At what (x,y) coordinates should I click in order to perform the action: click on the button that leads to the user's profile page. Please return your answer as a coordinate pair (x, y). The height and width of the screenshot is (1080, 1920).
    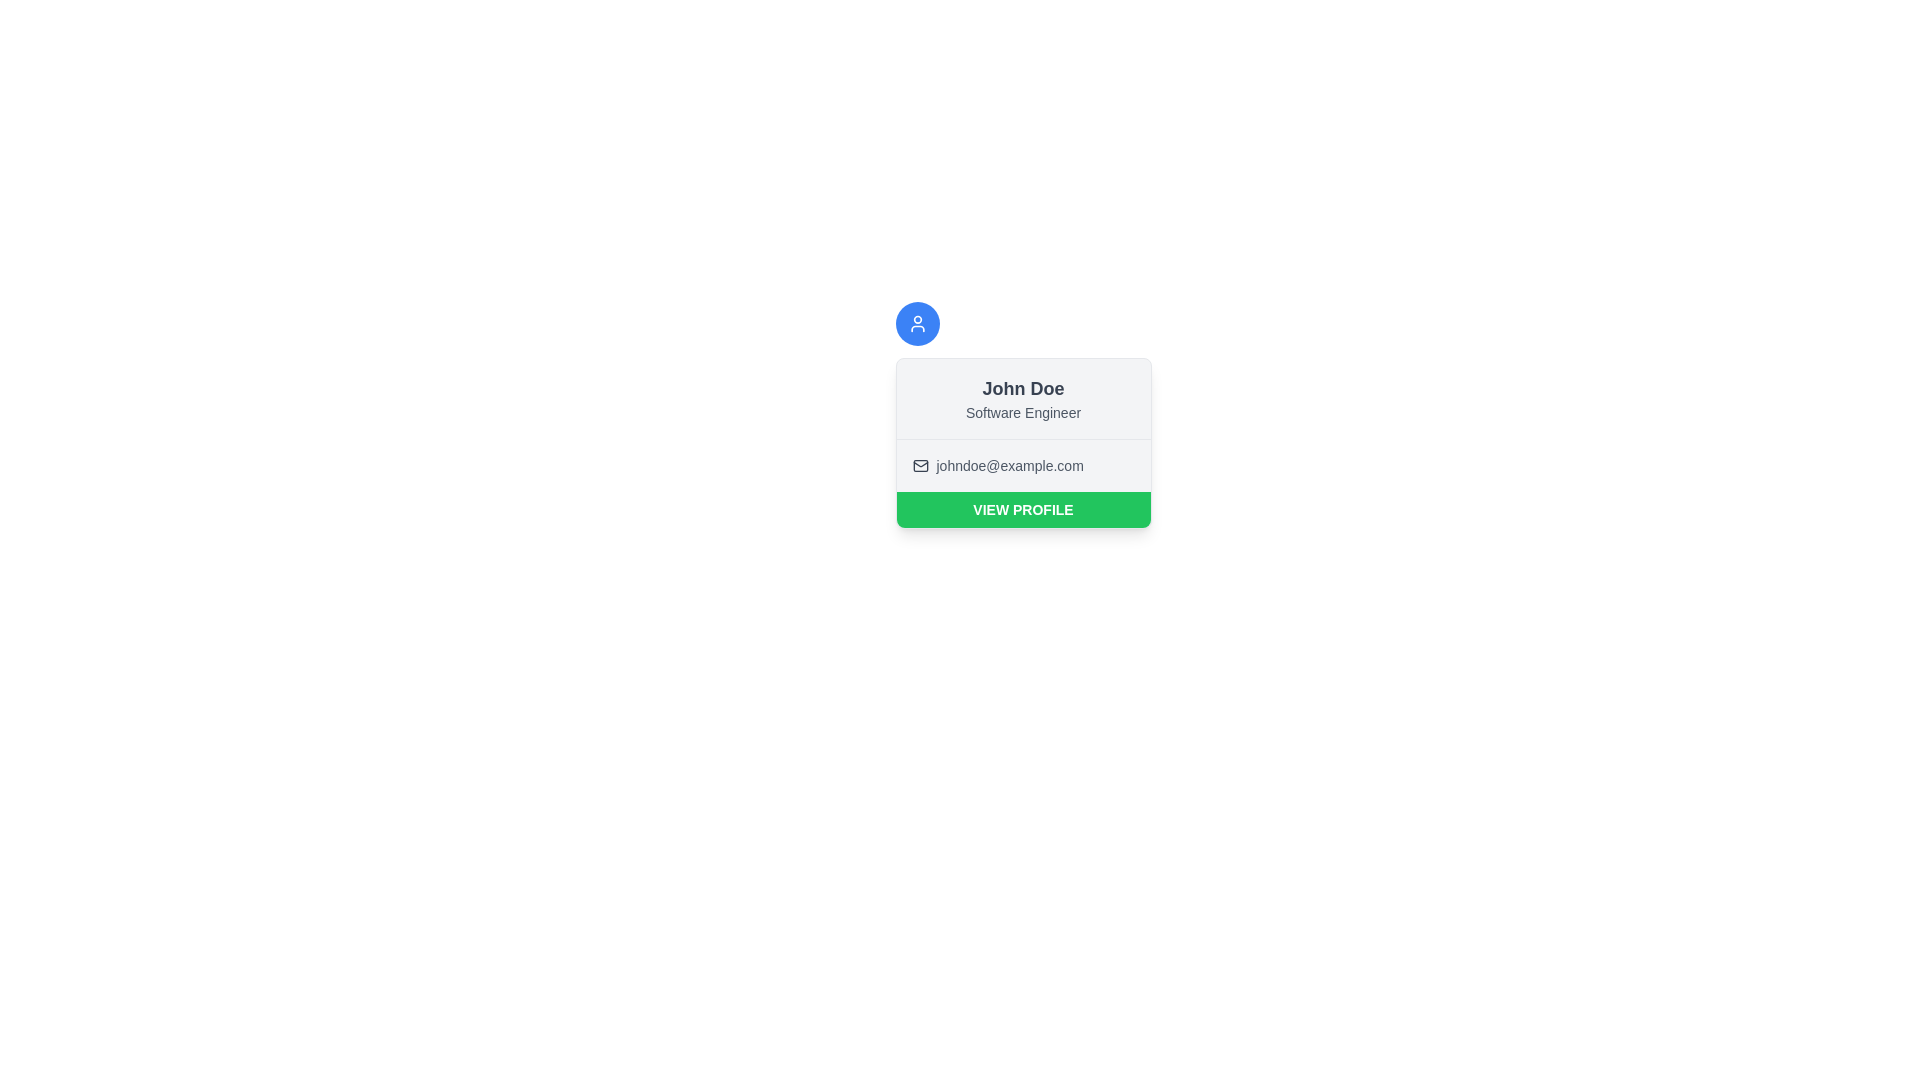
    Looking at the image, I should click on (1023, 508).